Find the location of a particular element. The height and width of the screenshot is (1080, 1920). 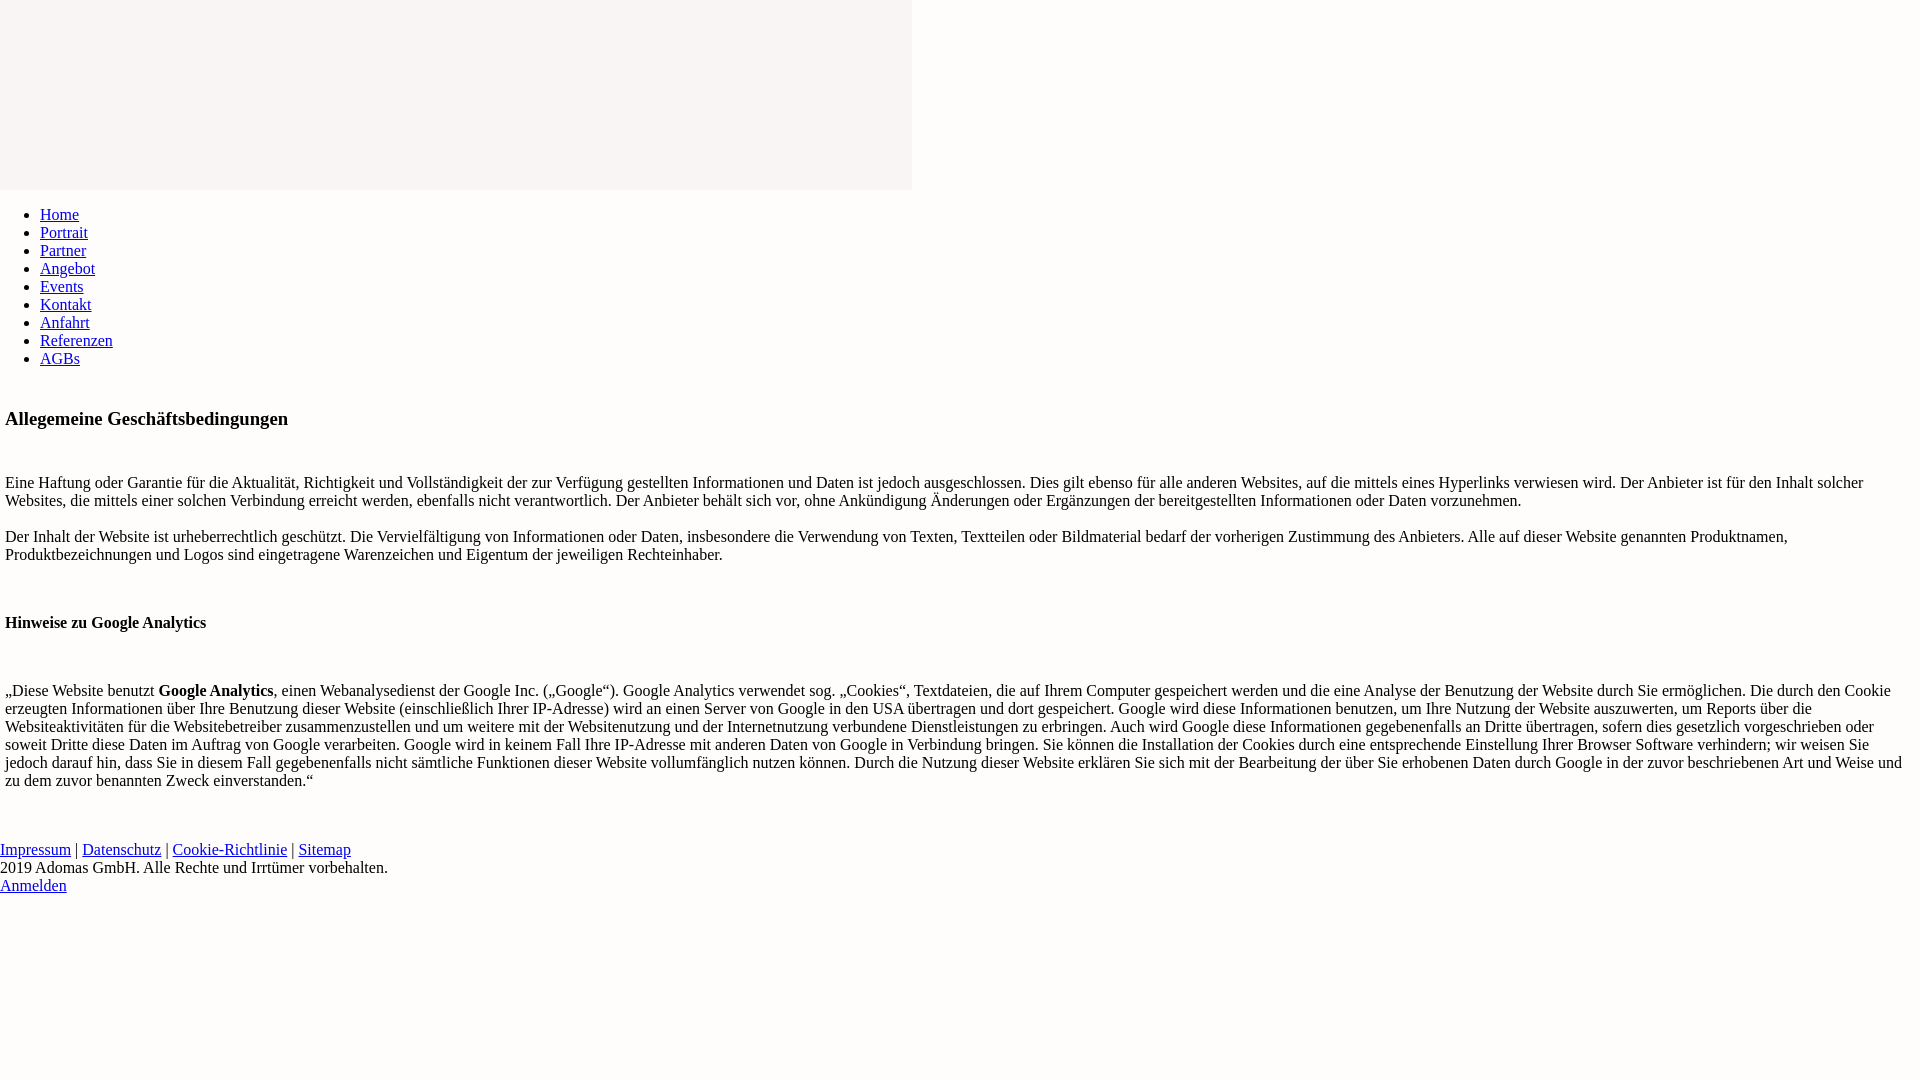

'Referenzen' is located at coordinates (76, 339).